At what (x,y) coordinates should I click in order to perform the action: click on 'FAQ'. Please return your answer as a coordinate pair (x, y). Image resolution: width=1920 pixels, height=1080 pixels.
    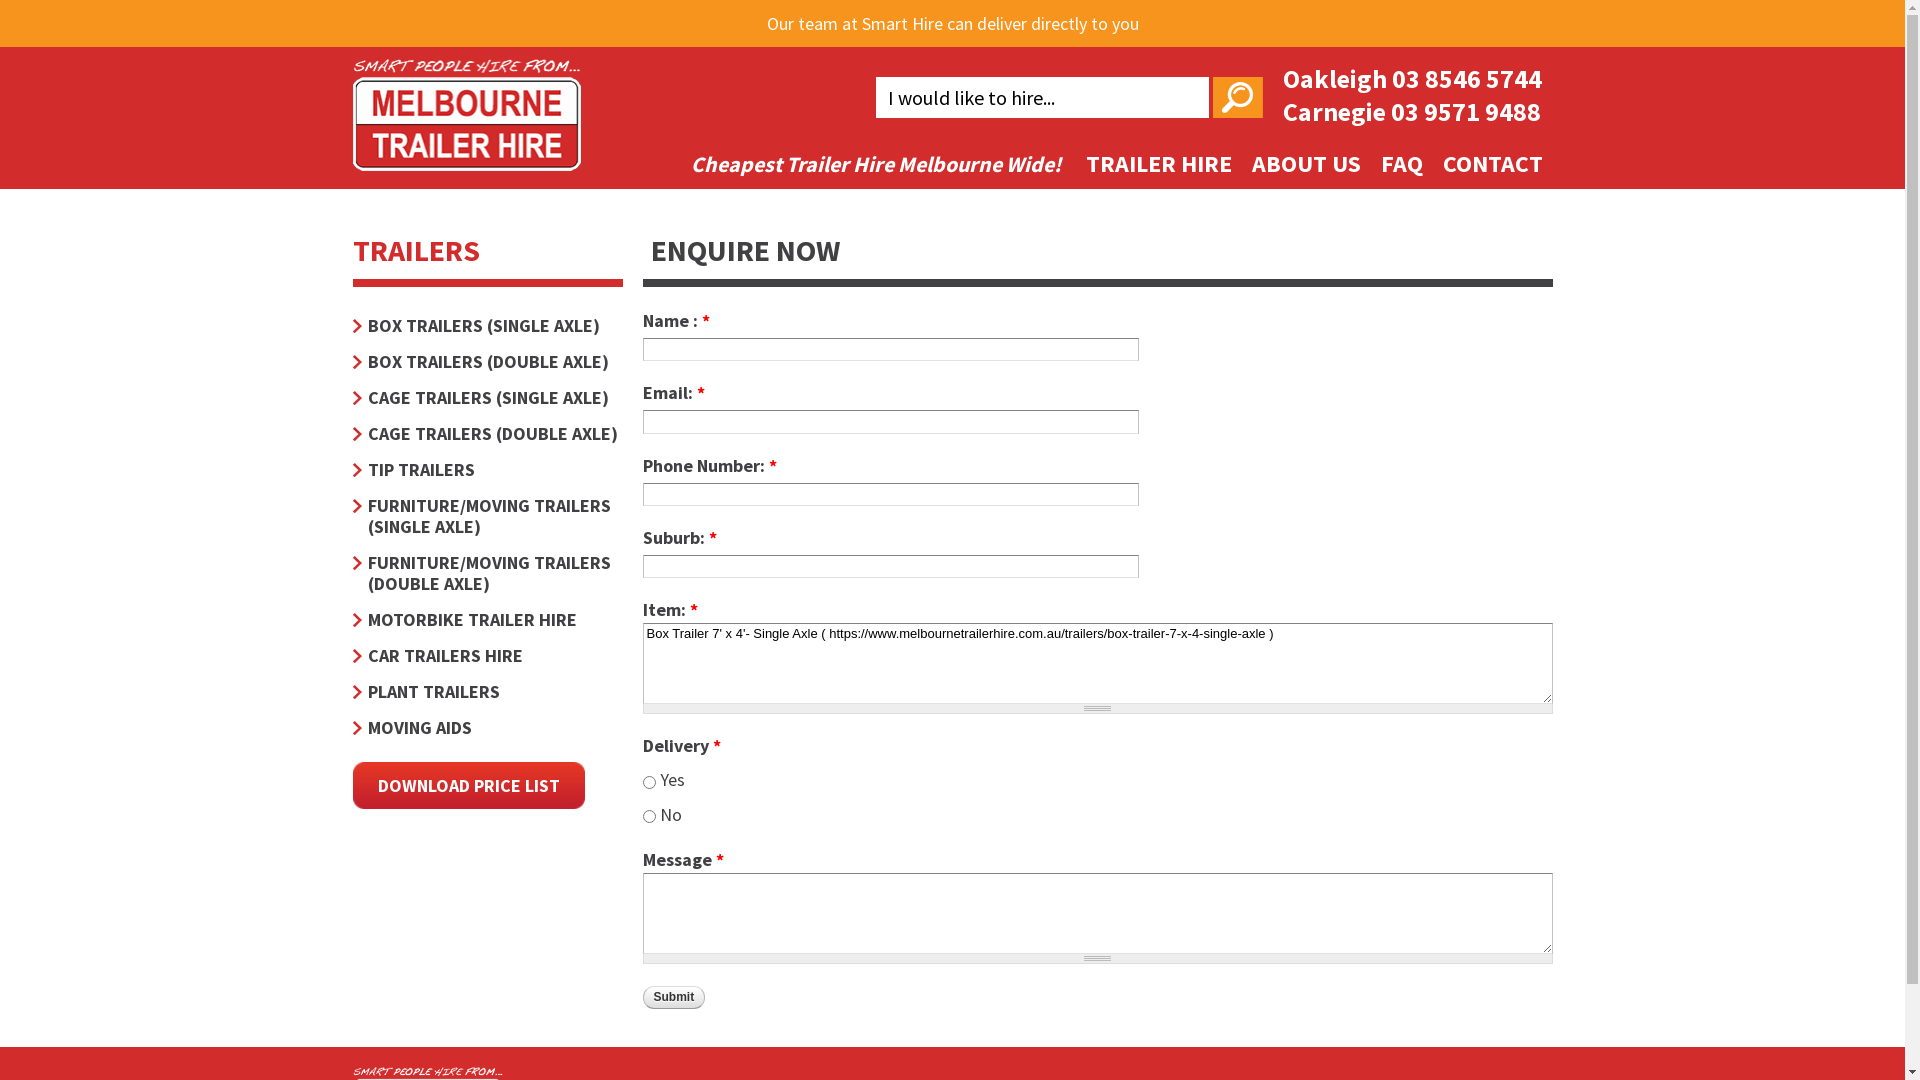
    Looking at the image, I should click on (1400, 162).